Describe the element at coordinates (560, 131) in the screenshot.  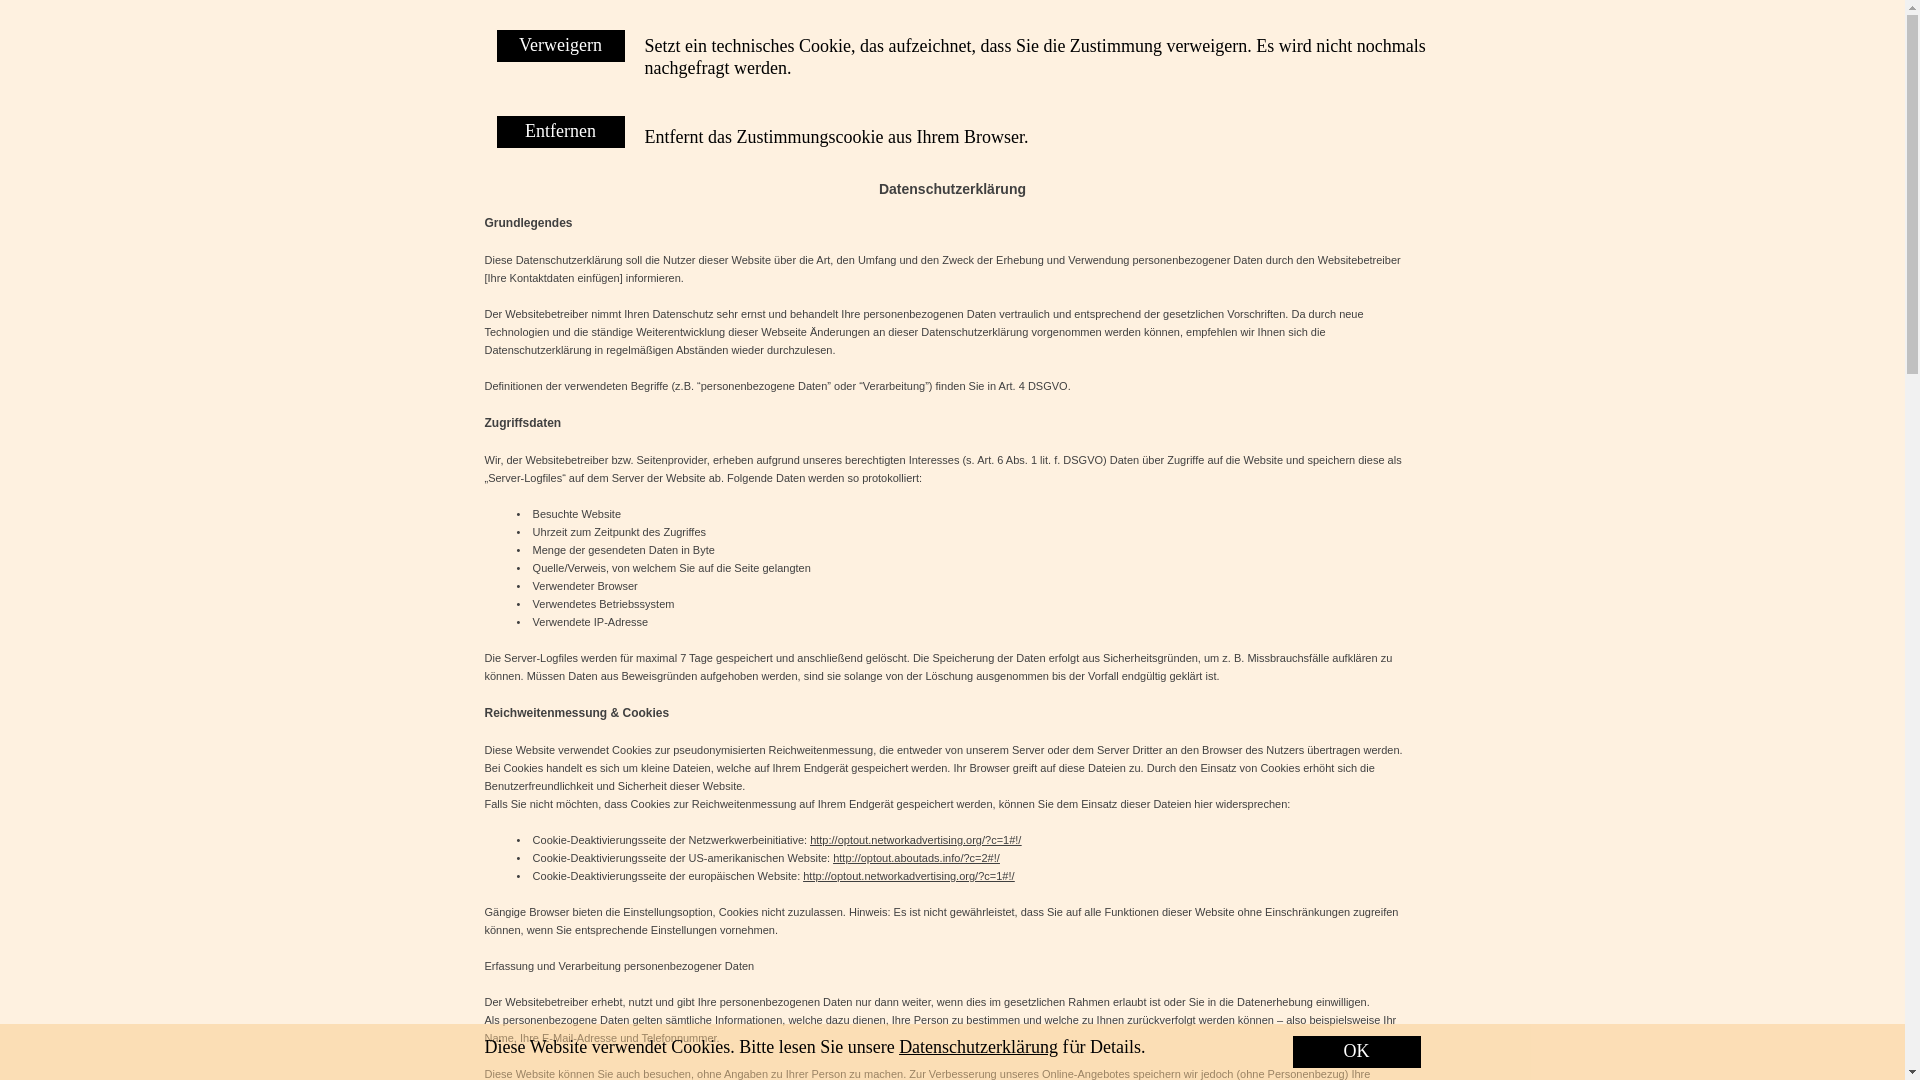
I see `'Entfernen'` at that location.